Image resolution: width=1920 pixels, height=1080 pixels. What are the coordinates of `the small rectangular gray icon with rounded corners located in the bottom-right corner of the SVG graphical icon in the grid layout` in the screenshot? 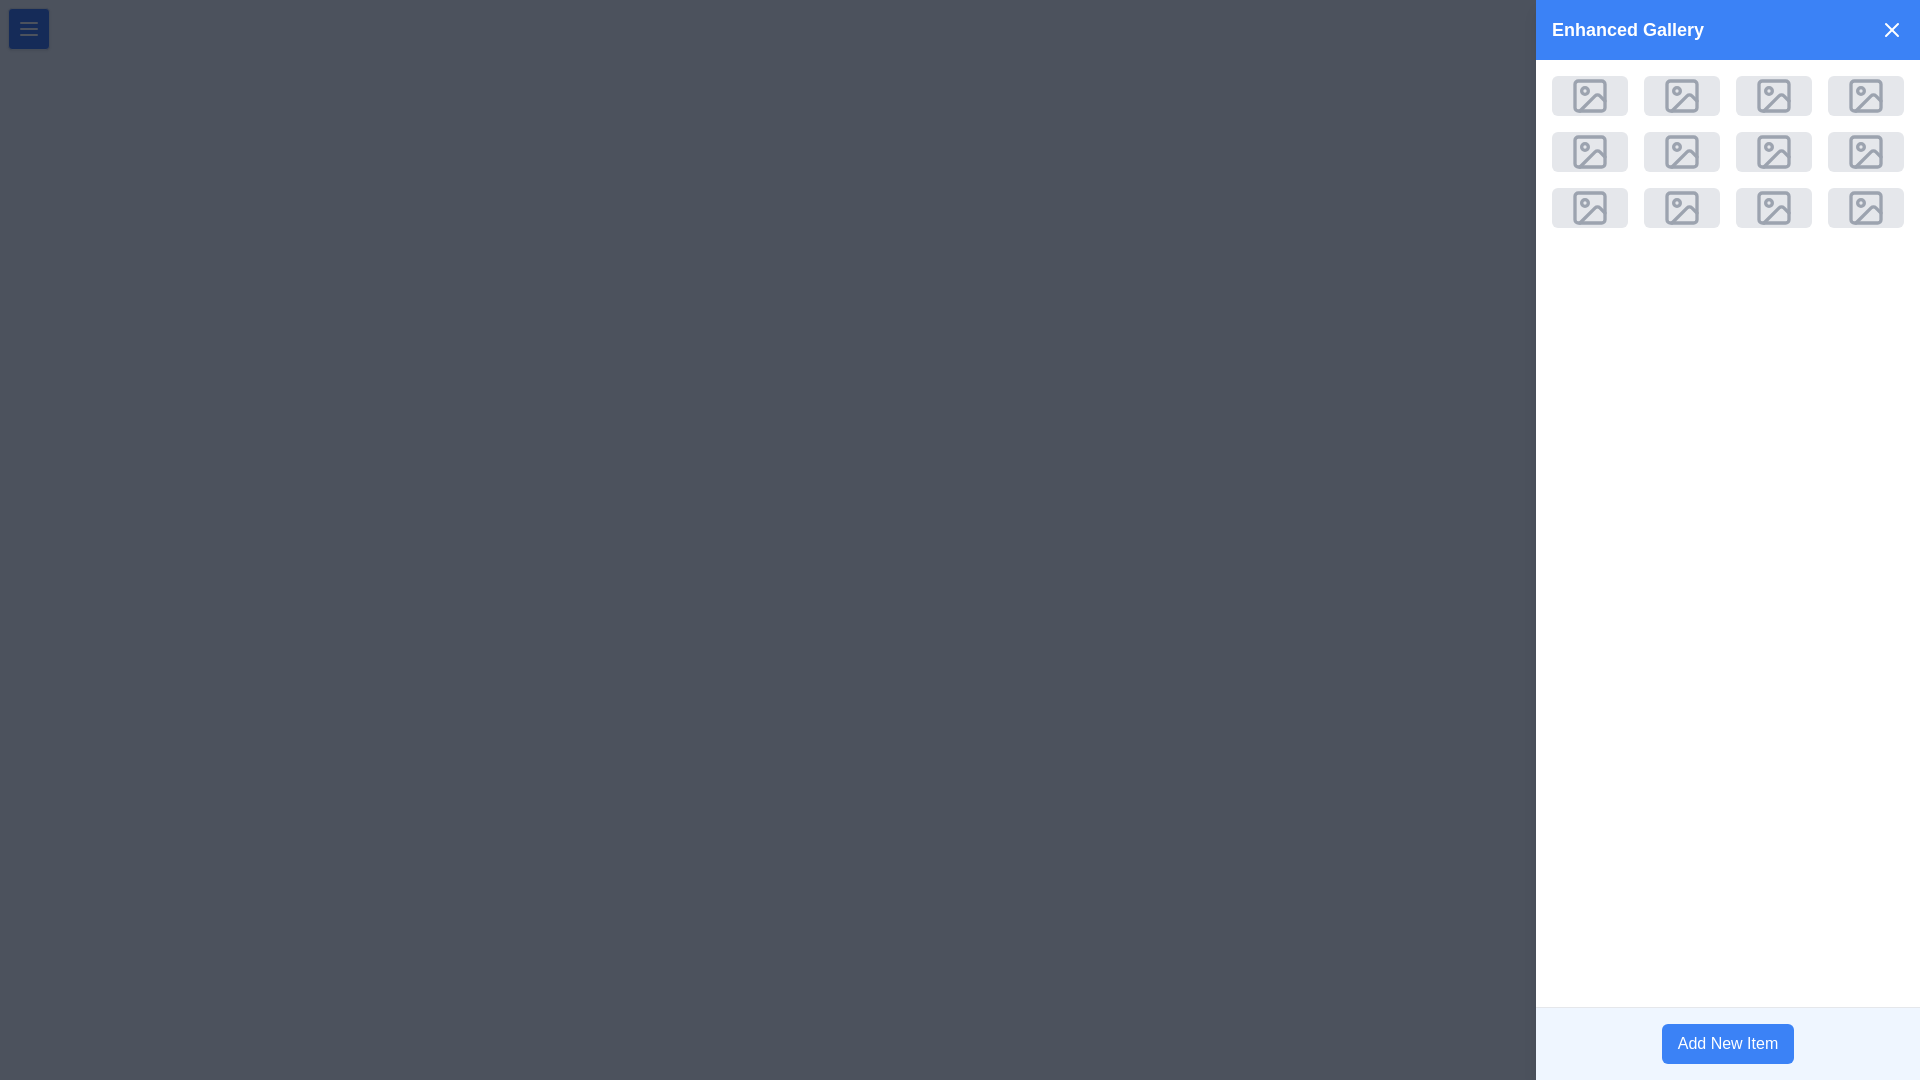 It's located at (1774, 208).